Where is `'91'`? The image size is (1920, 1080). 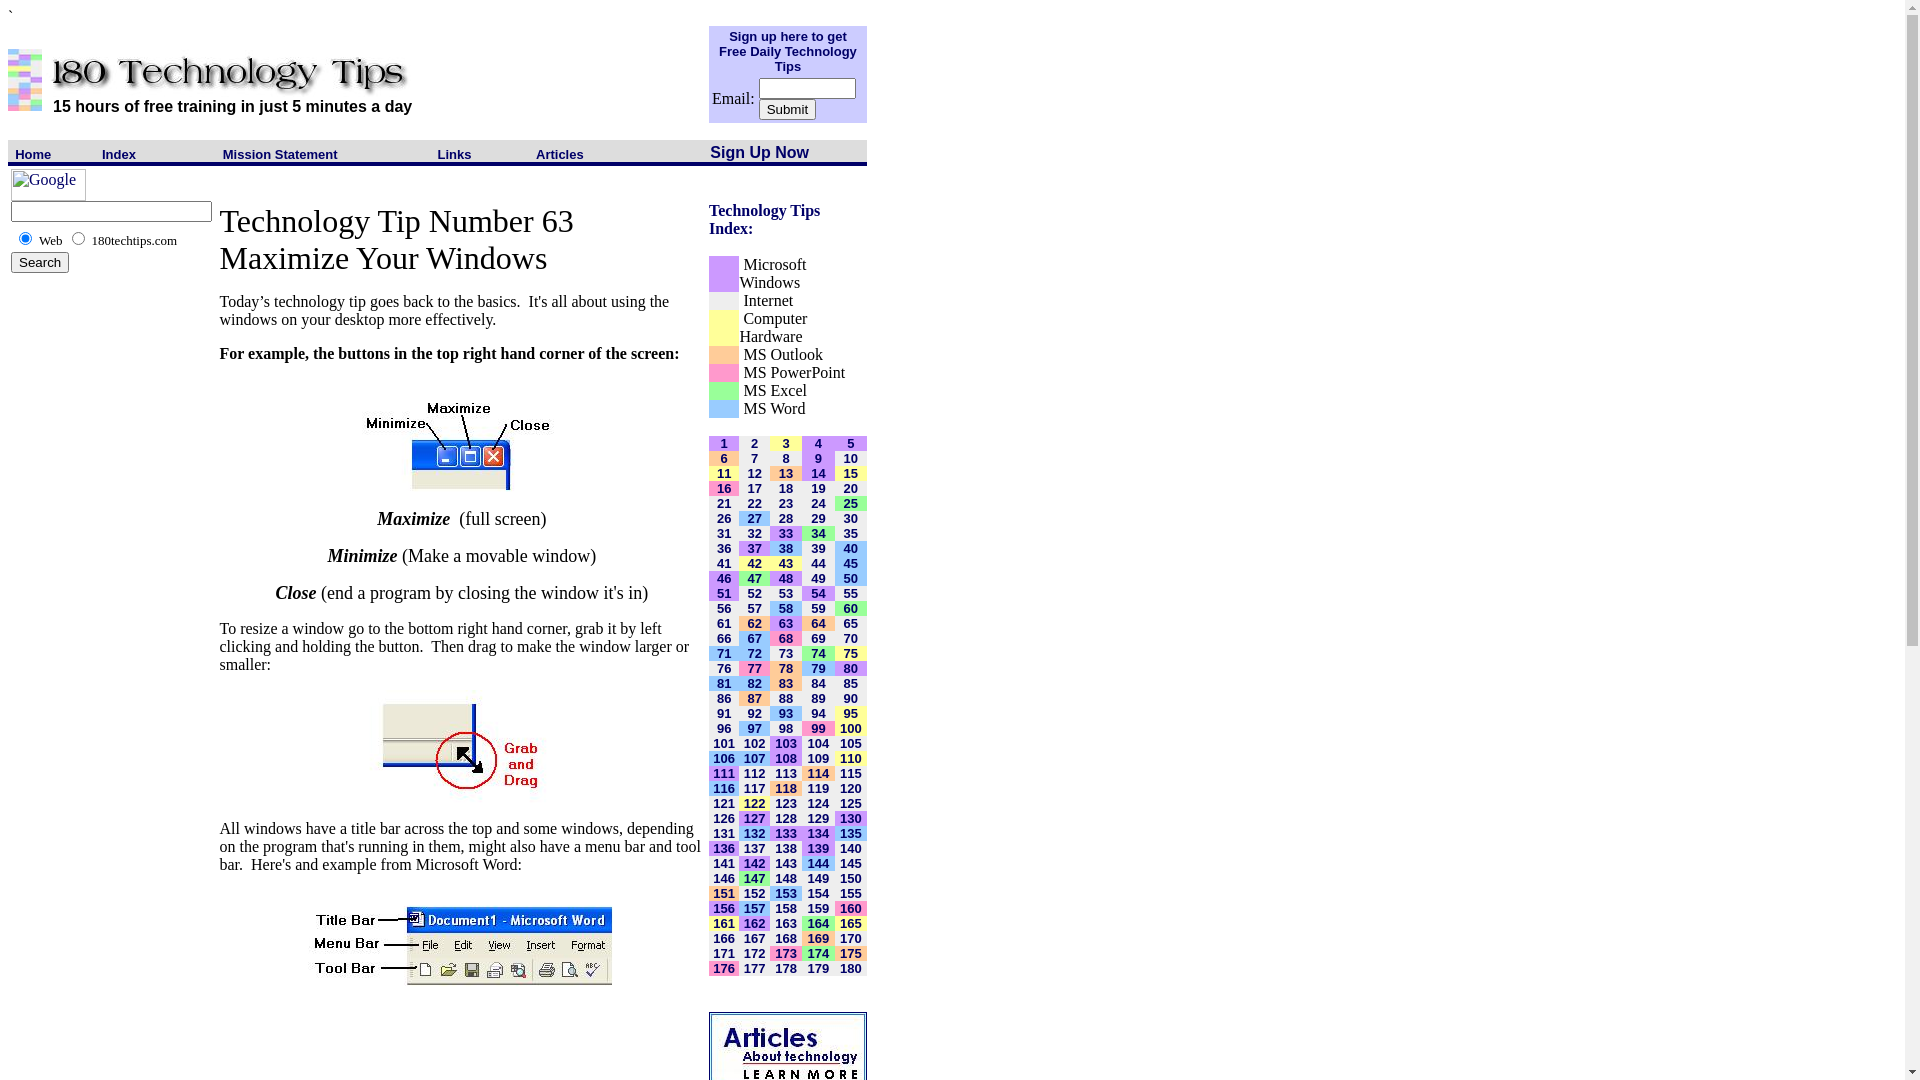 '91' is located at coordinates (723, 711).